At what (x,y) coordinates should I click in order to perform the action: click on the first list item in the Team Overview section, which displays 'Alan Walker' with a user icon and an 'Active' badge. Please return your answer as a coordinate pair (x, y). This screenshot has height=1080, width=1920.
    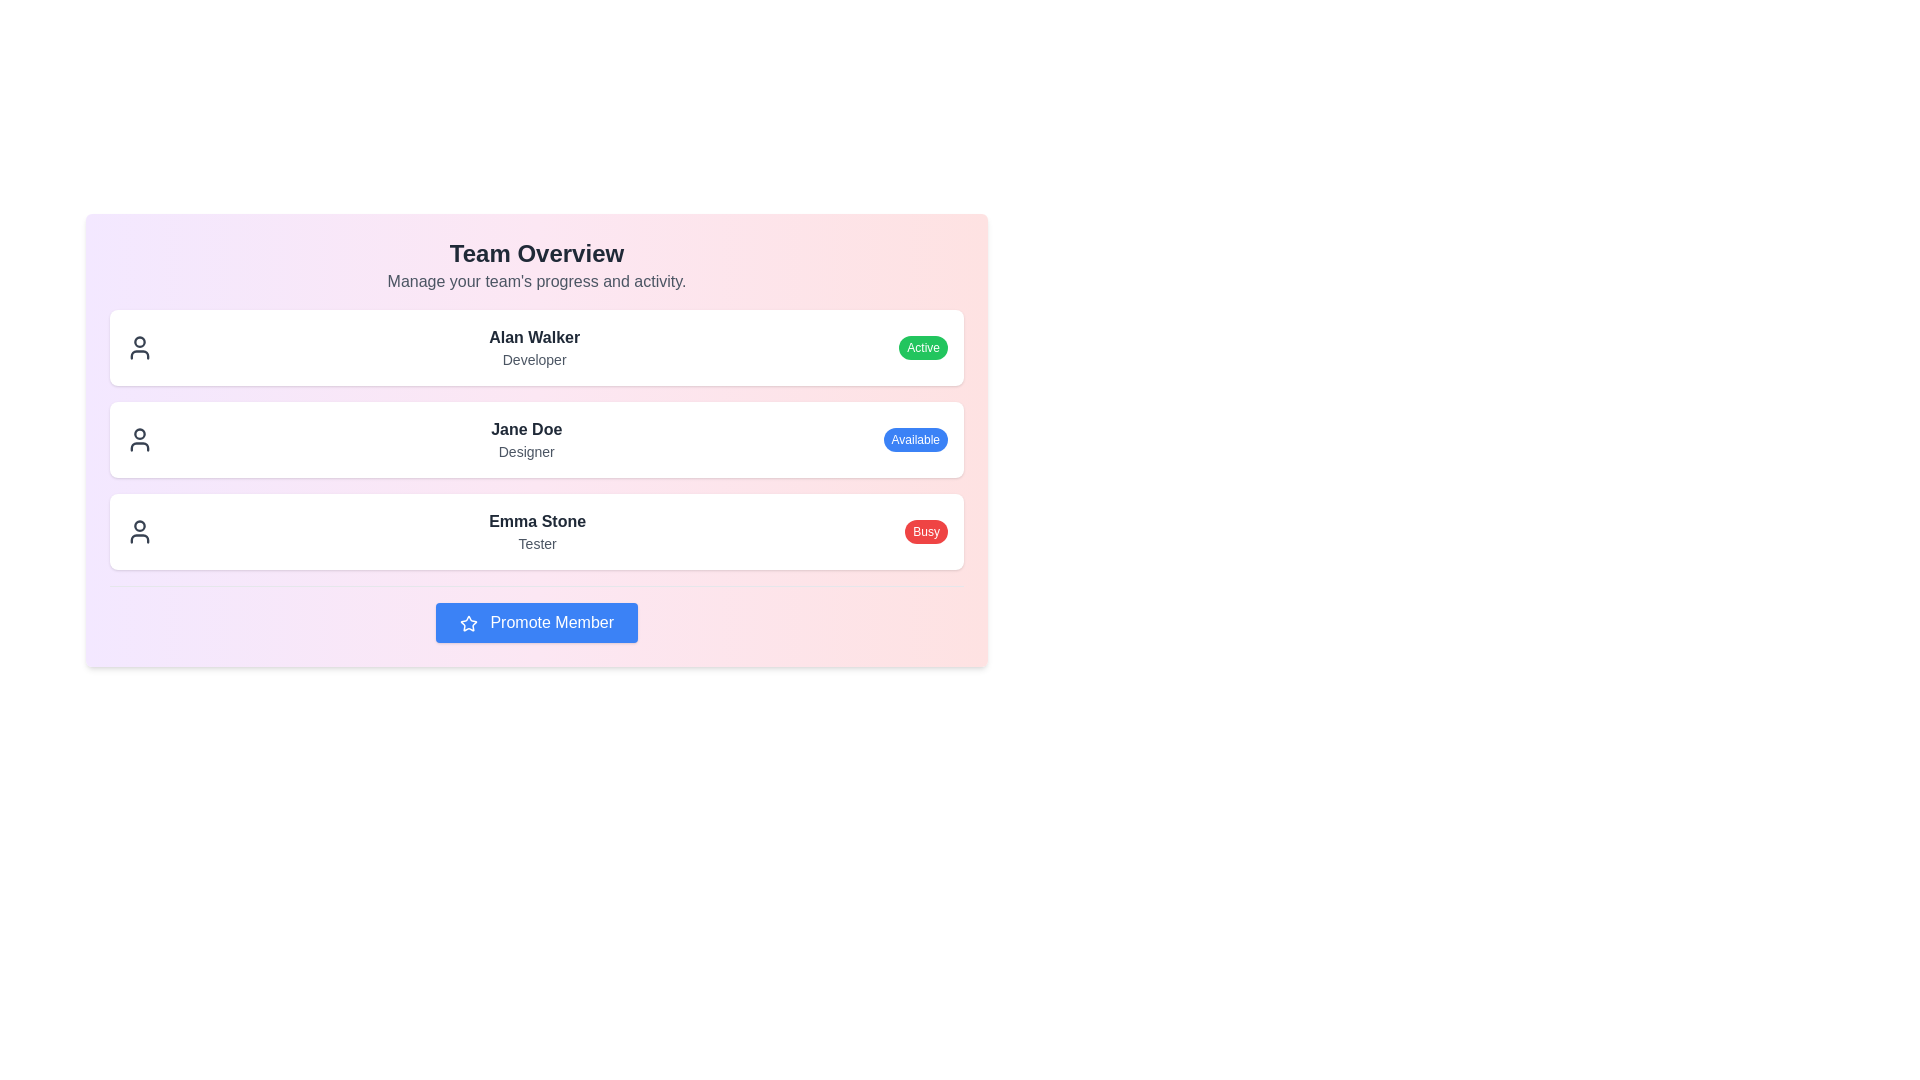
    Looking at the image, I should click on (537, 346).